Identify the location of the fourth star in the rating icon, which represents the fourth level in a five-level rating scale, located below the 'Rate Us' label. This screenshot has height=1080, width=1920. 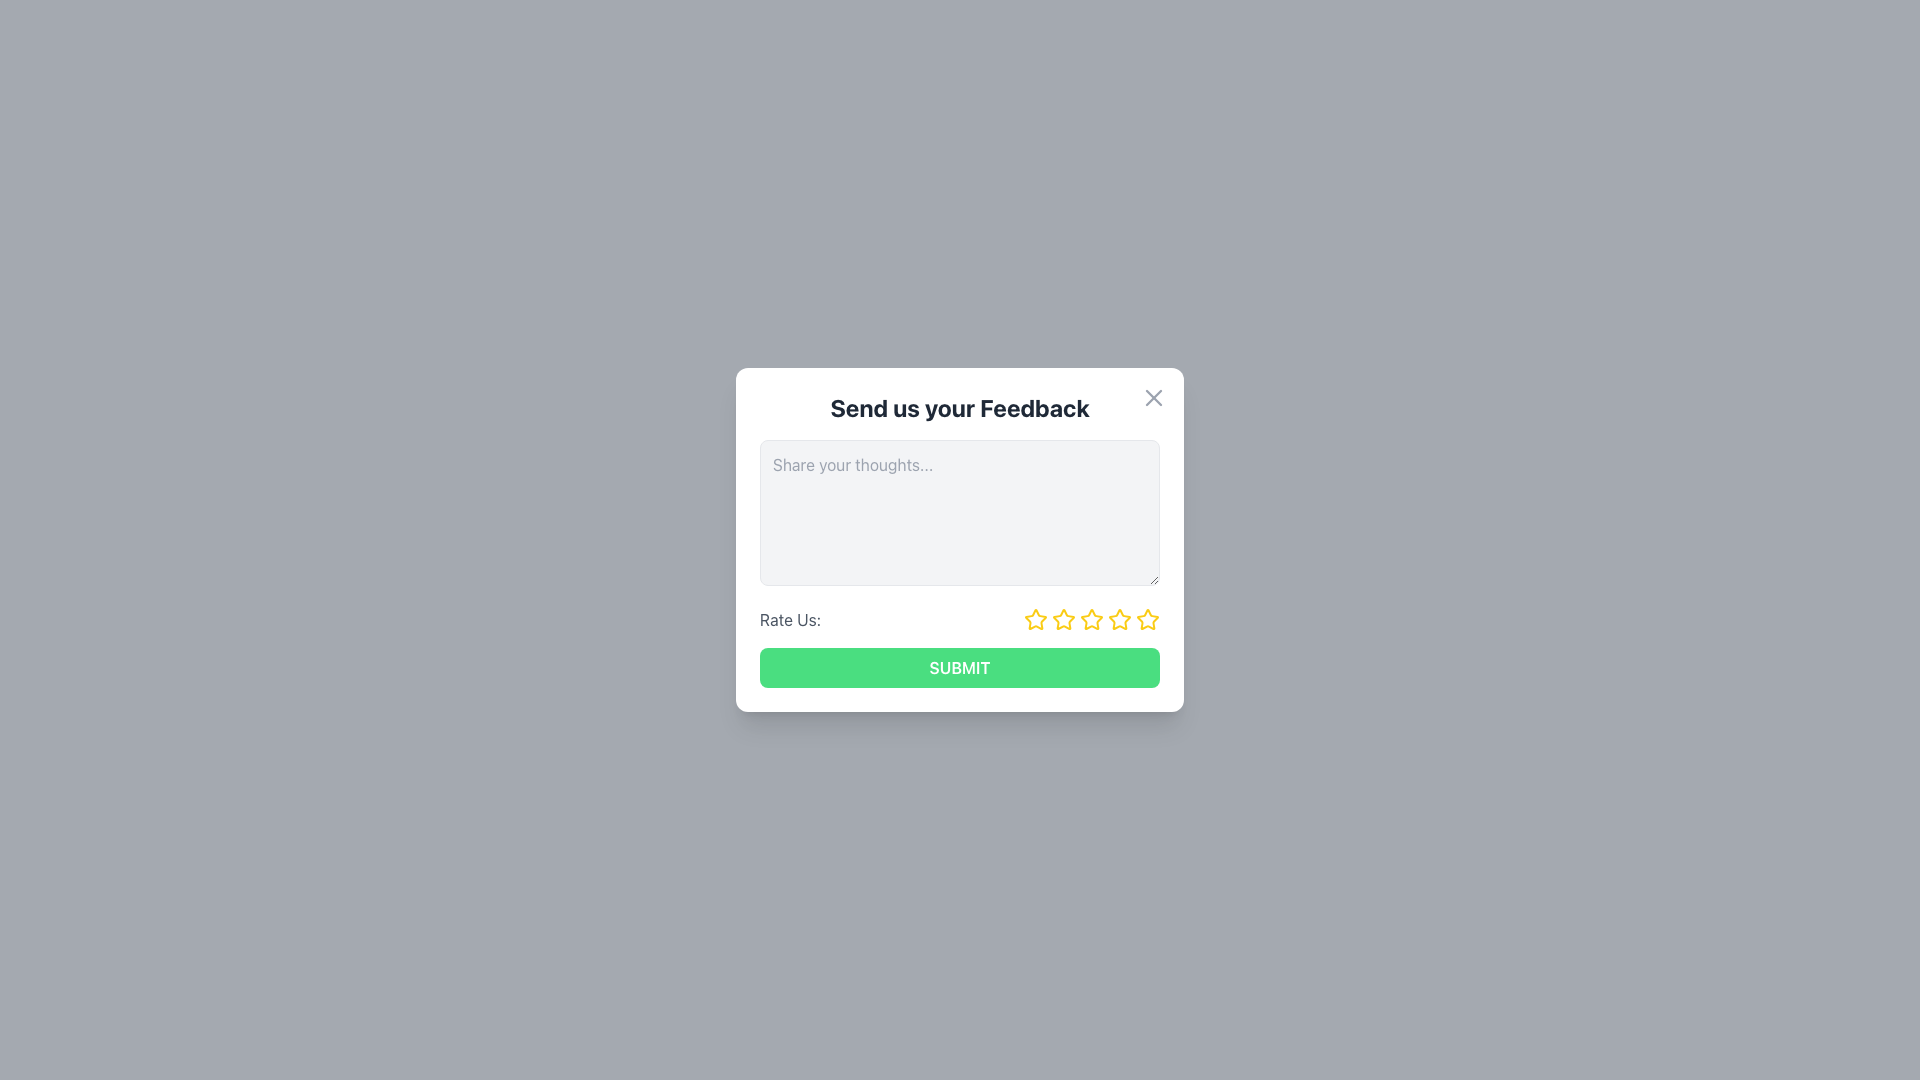
(1090, 619).